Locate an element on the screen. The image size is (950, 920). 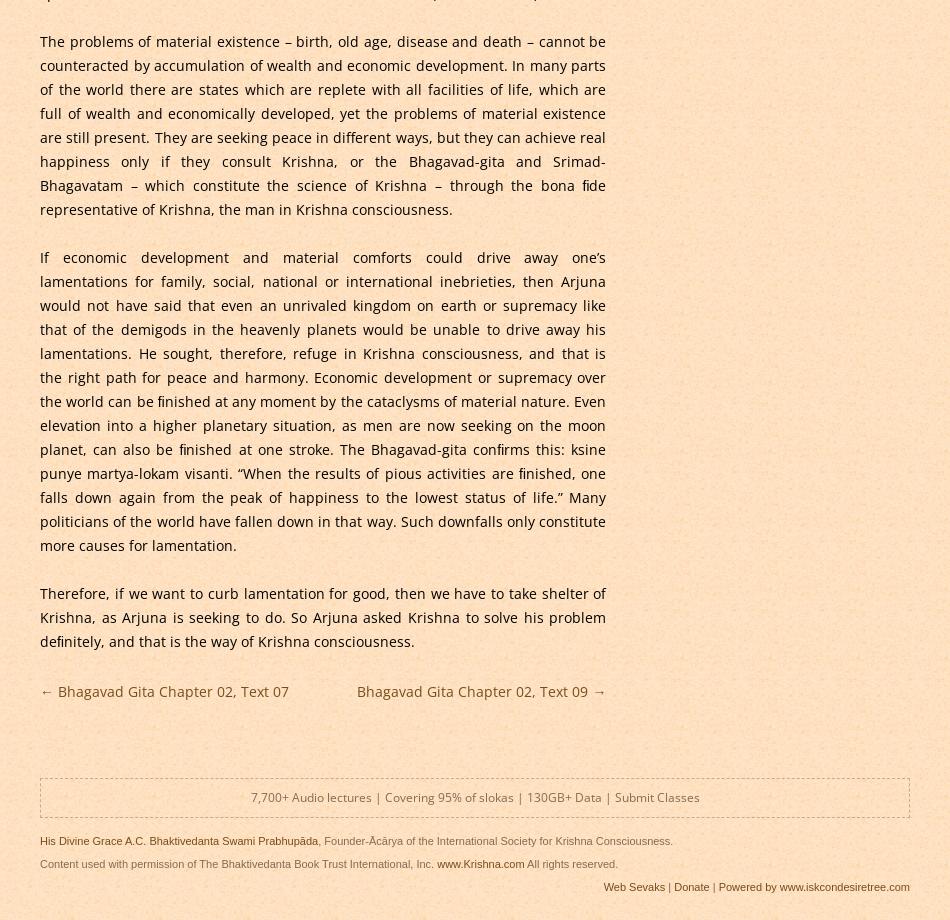
'Donate' is located at coordinates (691, 884).